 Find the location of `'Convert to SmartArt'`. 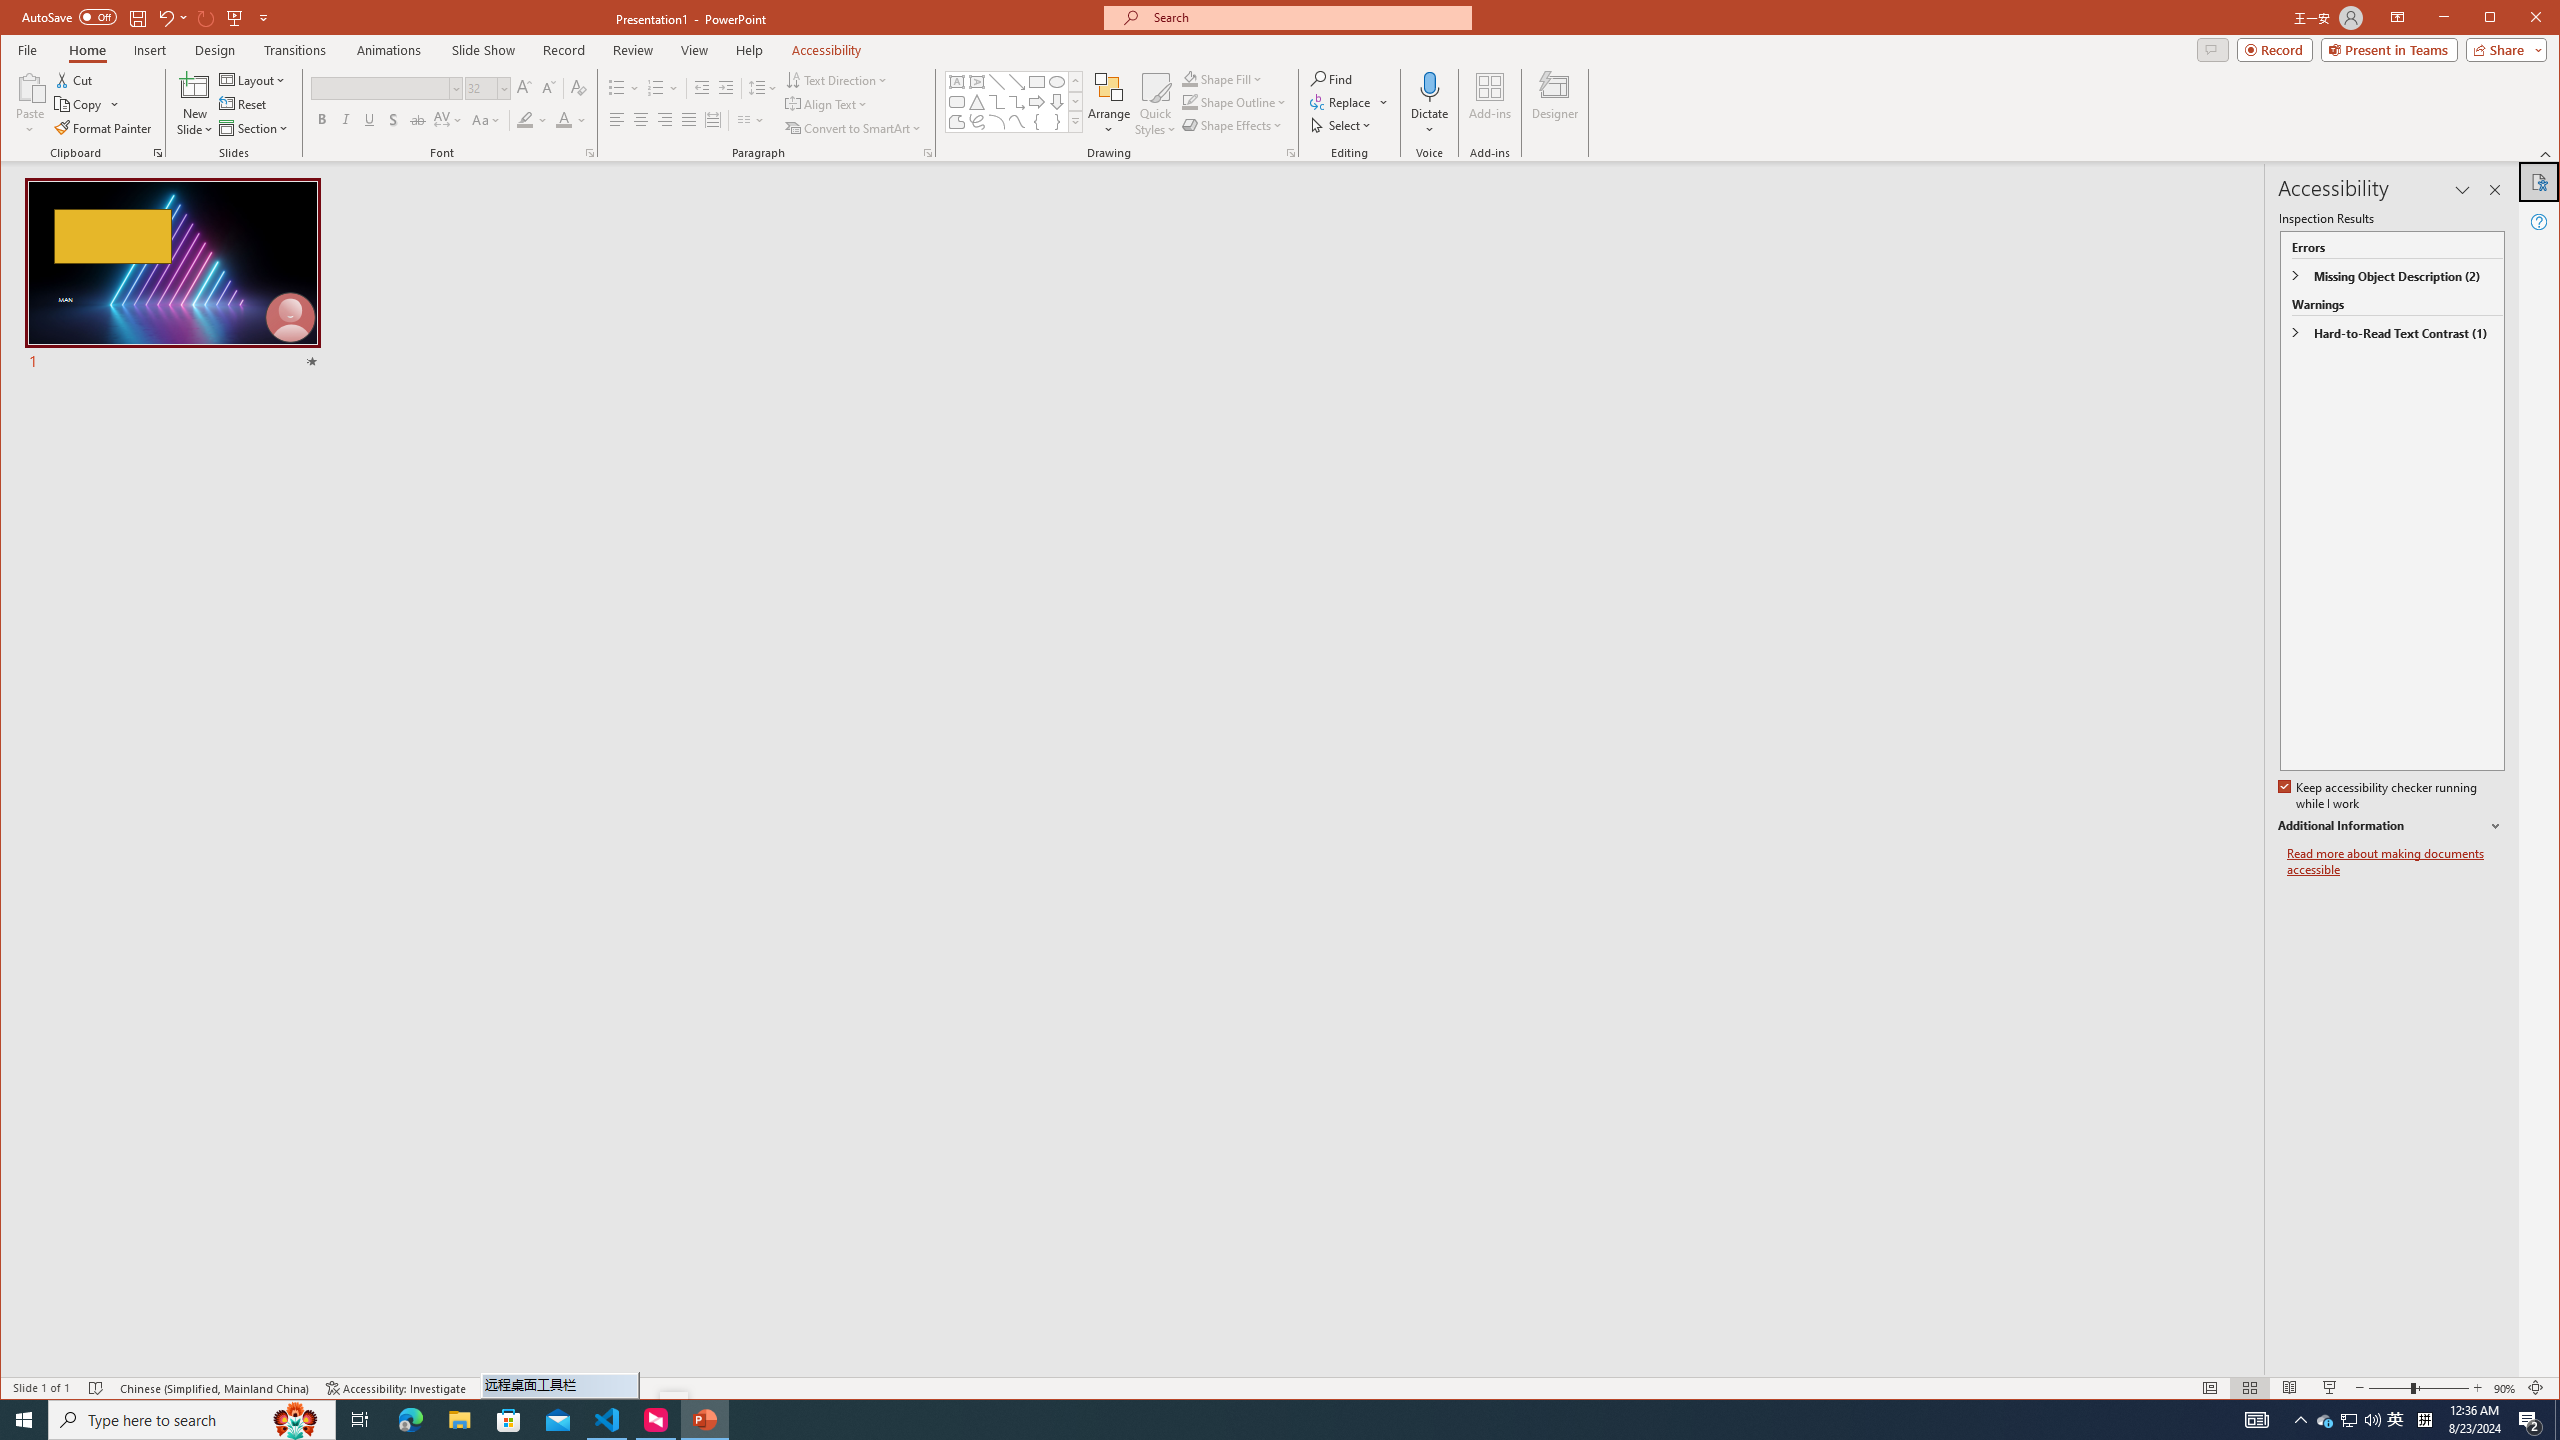

'Convert to SmartArt' is located at coordinates (852, 127).